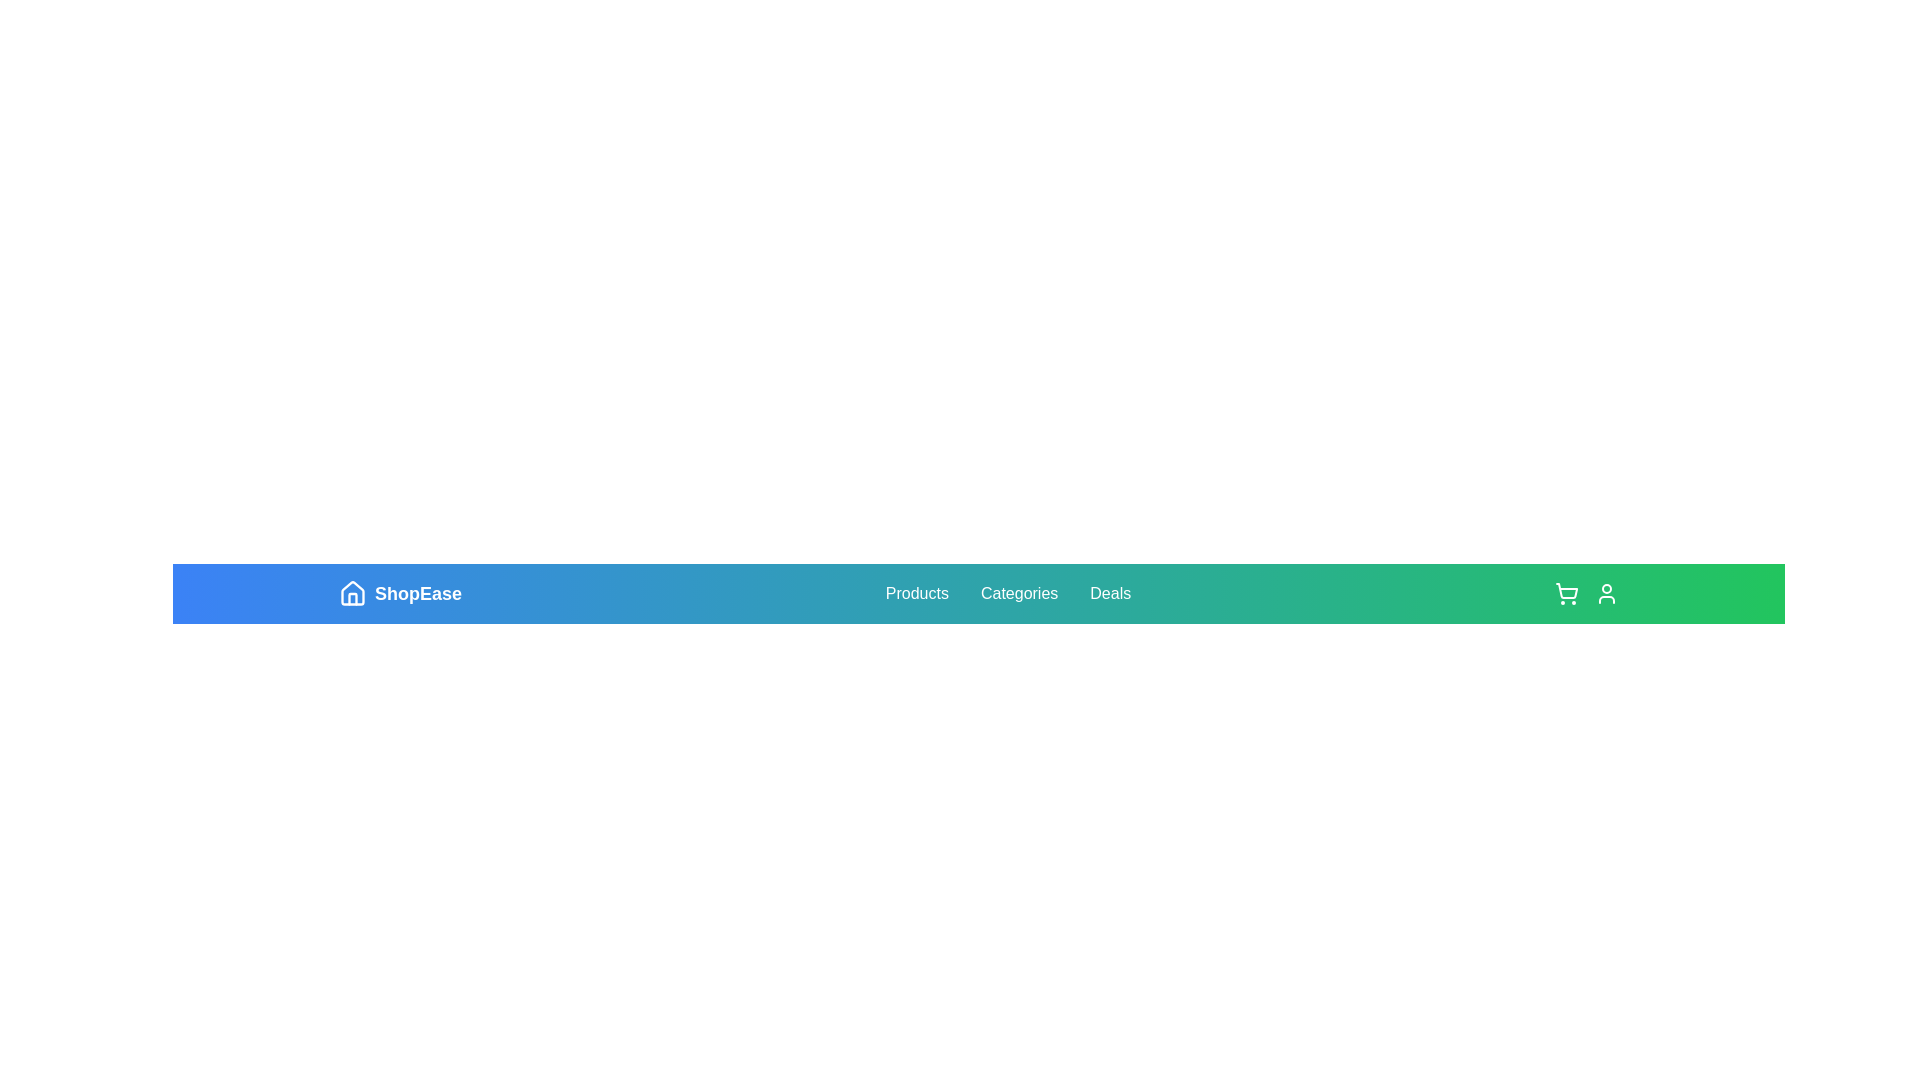  I want to click on the 'Categories' hyperlink in the navigation bar, so click(1019, 593).